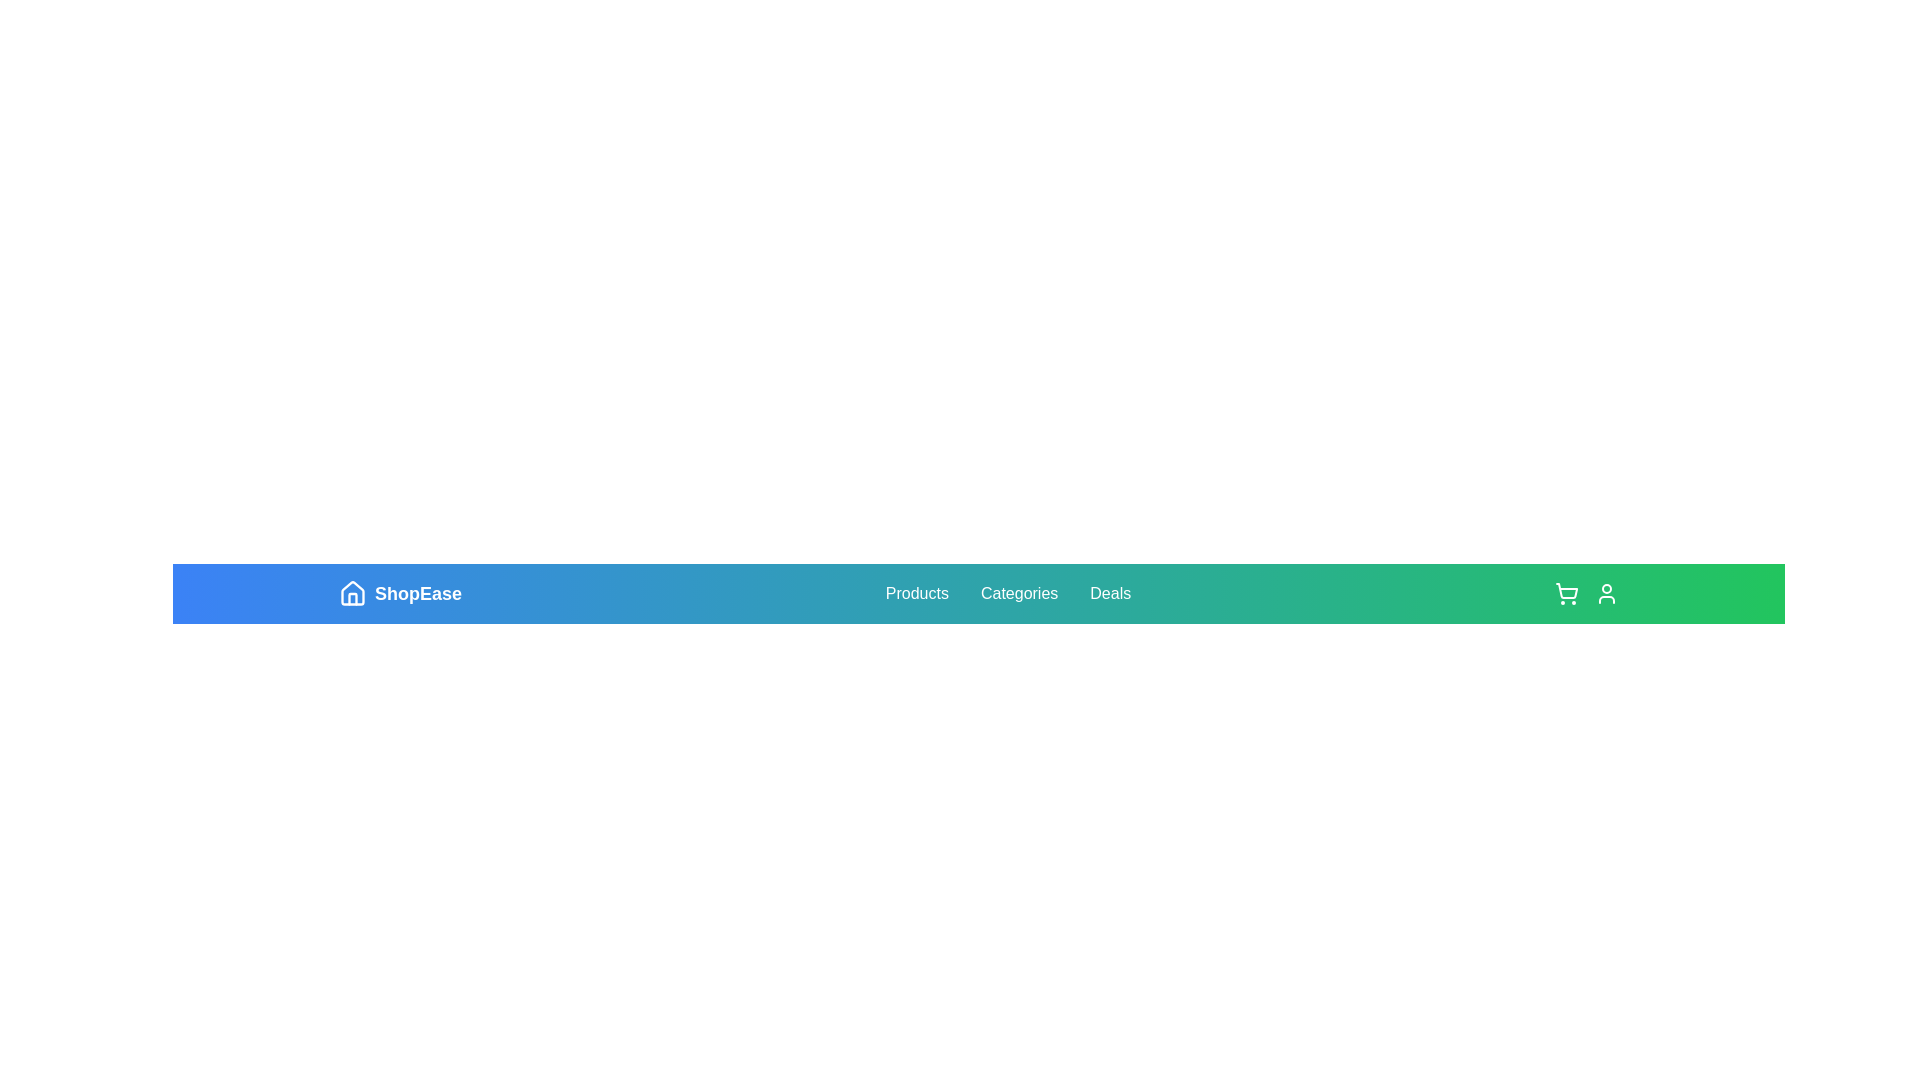  I want to click on the 'Categories' hyperlink in the navigation bar, so click(1019, 593).